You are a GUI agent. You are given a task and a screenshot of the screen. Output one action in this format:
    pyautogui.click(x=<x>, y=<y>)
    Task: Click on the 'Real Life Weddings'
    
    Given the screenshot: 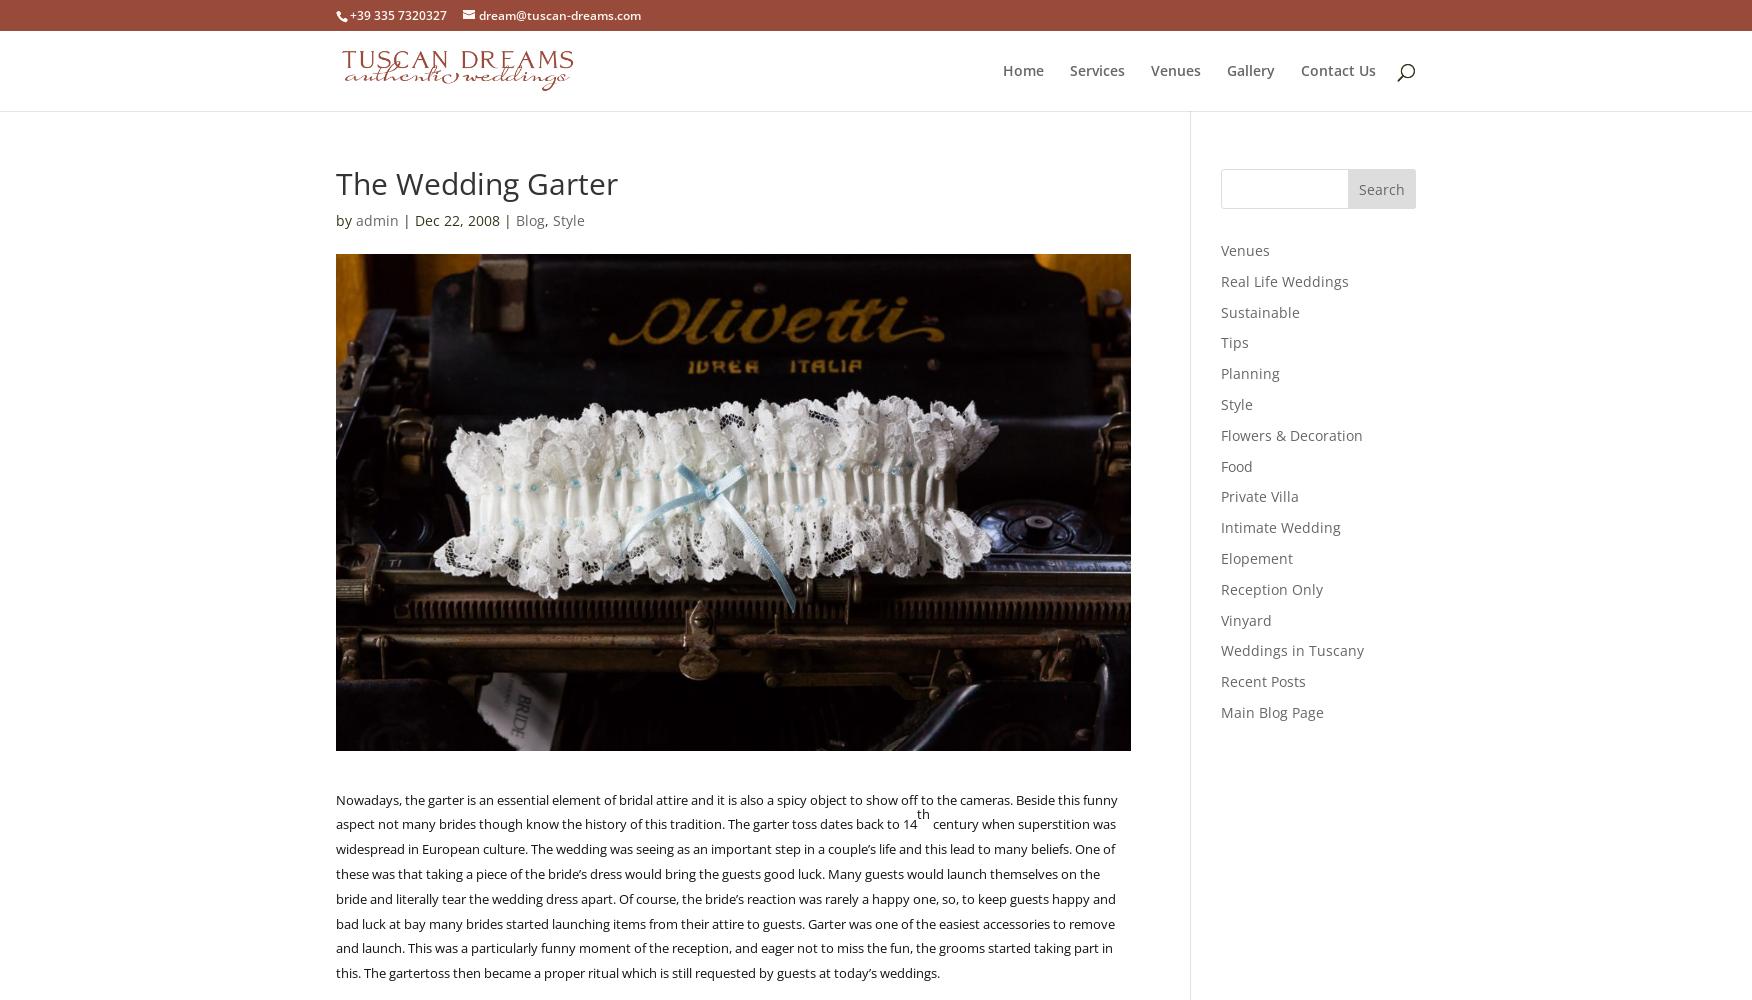 What is the action you would take?
    pyautogui.click(x=1283, y=280)
    